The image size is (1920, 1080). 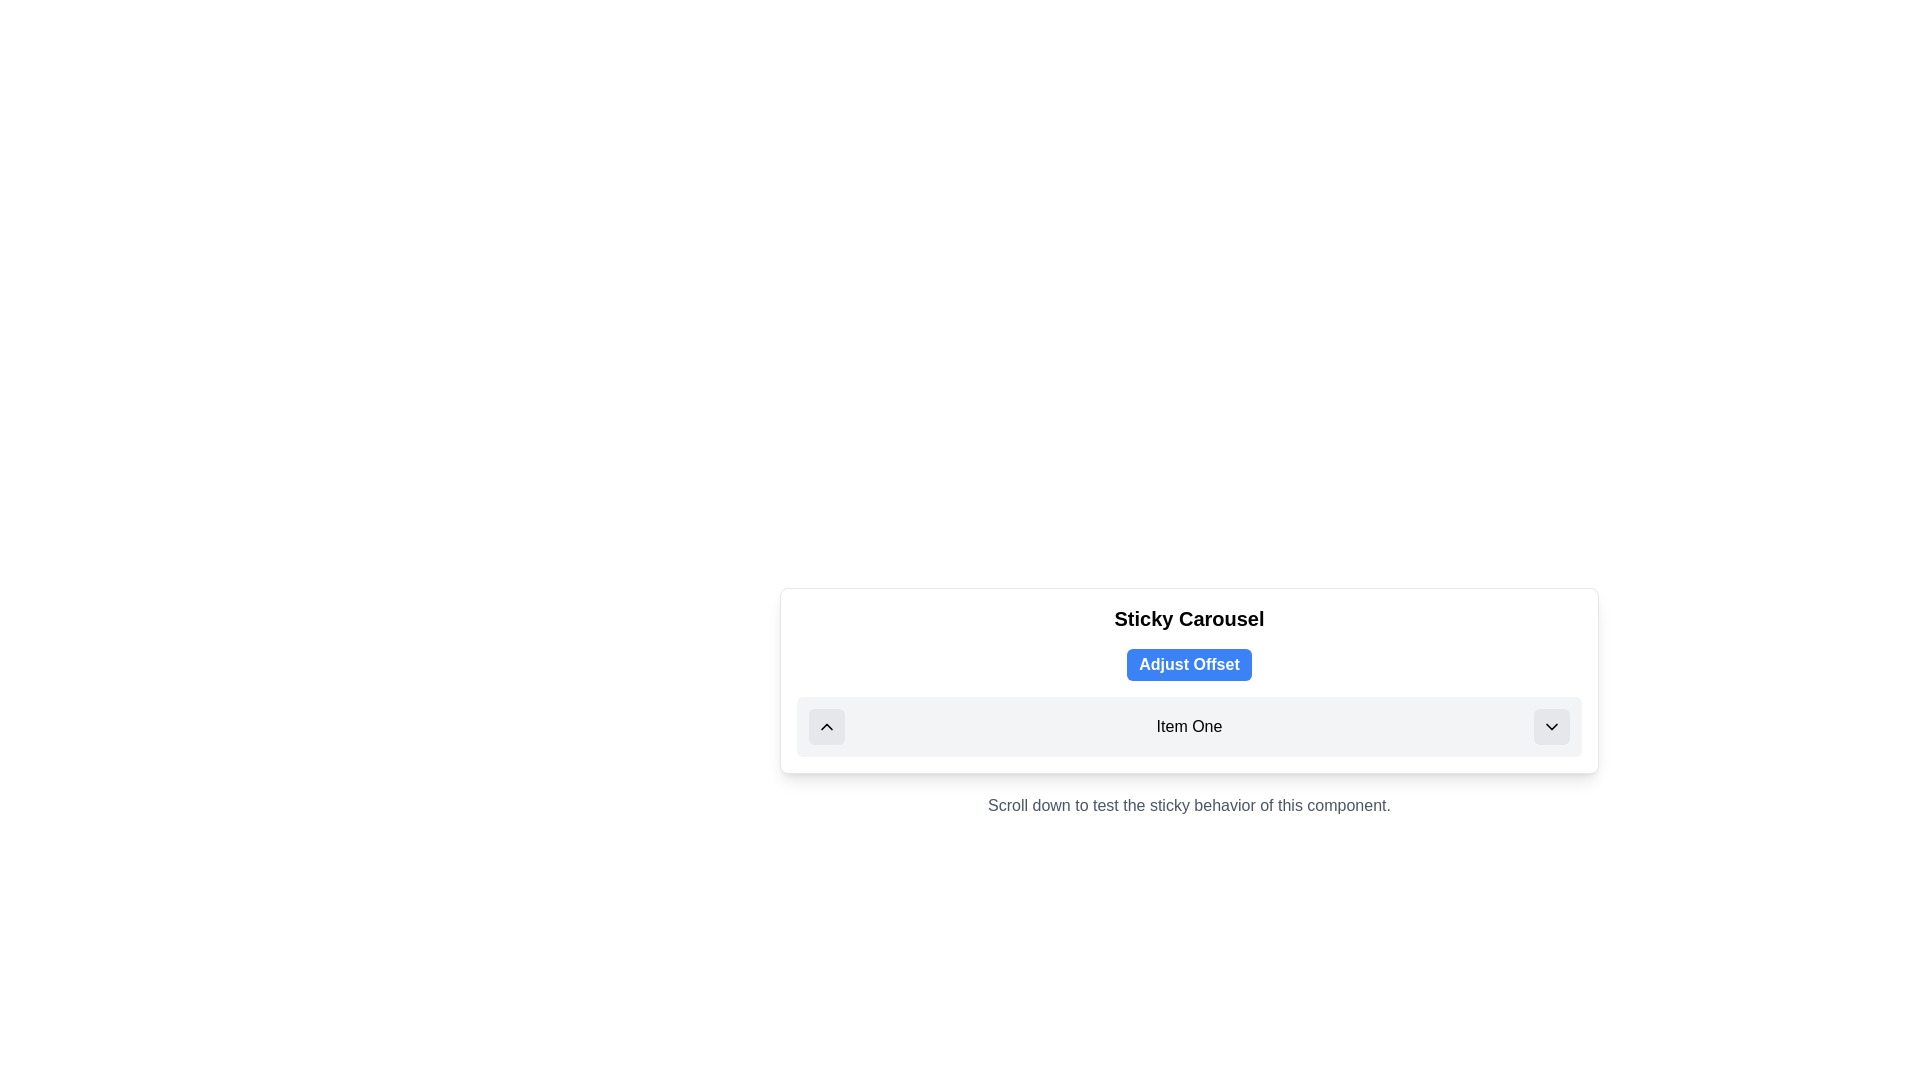 I want to click on the small square button with a light gray background and rounded corners, which contains an upward-facing chevron icon, located to the left of the text 'Item One', so click(x=826, y=726).